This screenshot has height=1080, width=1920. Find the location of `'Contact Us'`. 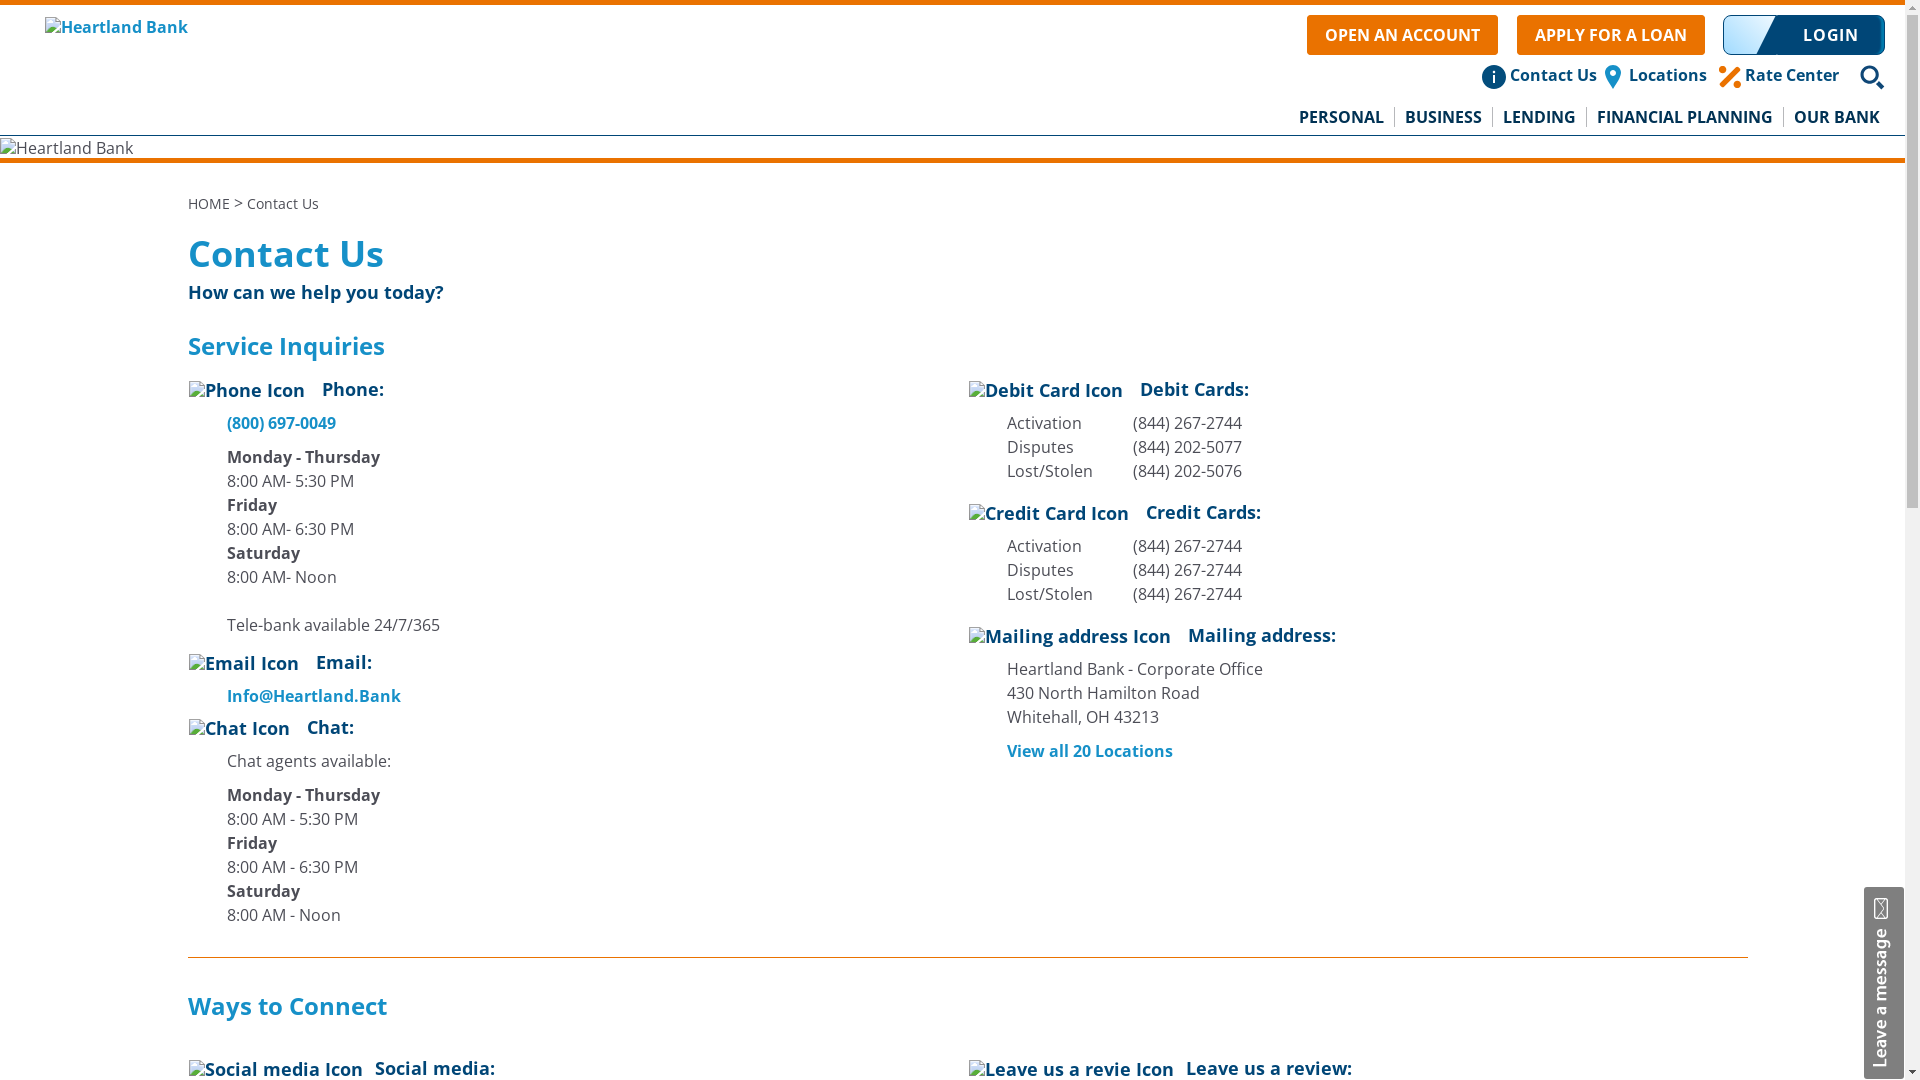

'Contact Us' is located at coordinates (1552, 73).